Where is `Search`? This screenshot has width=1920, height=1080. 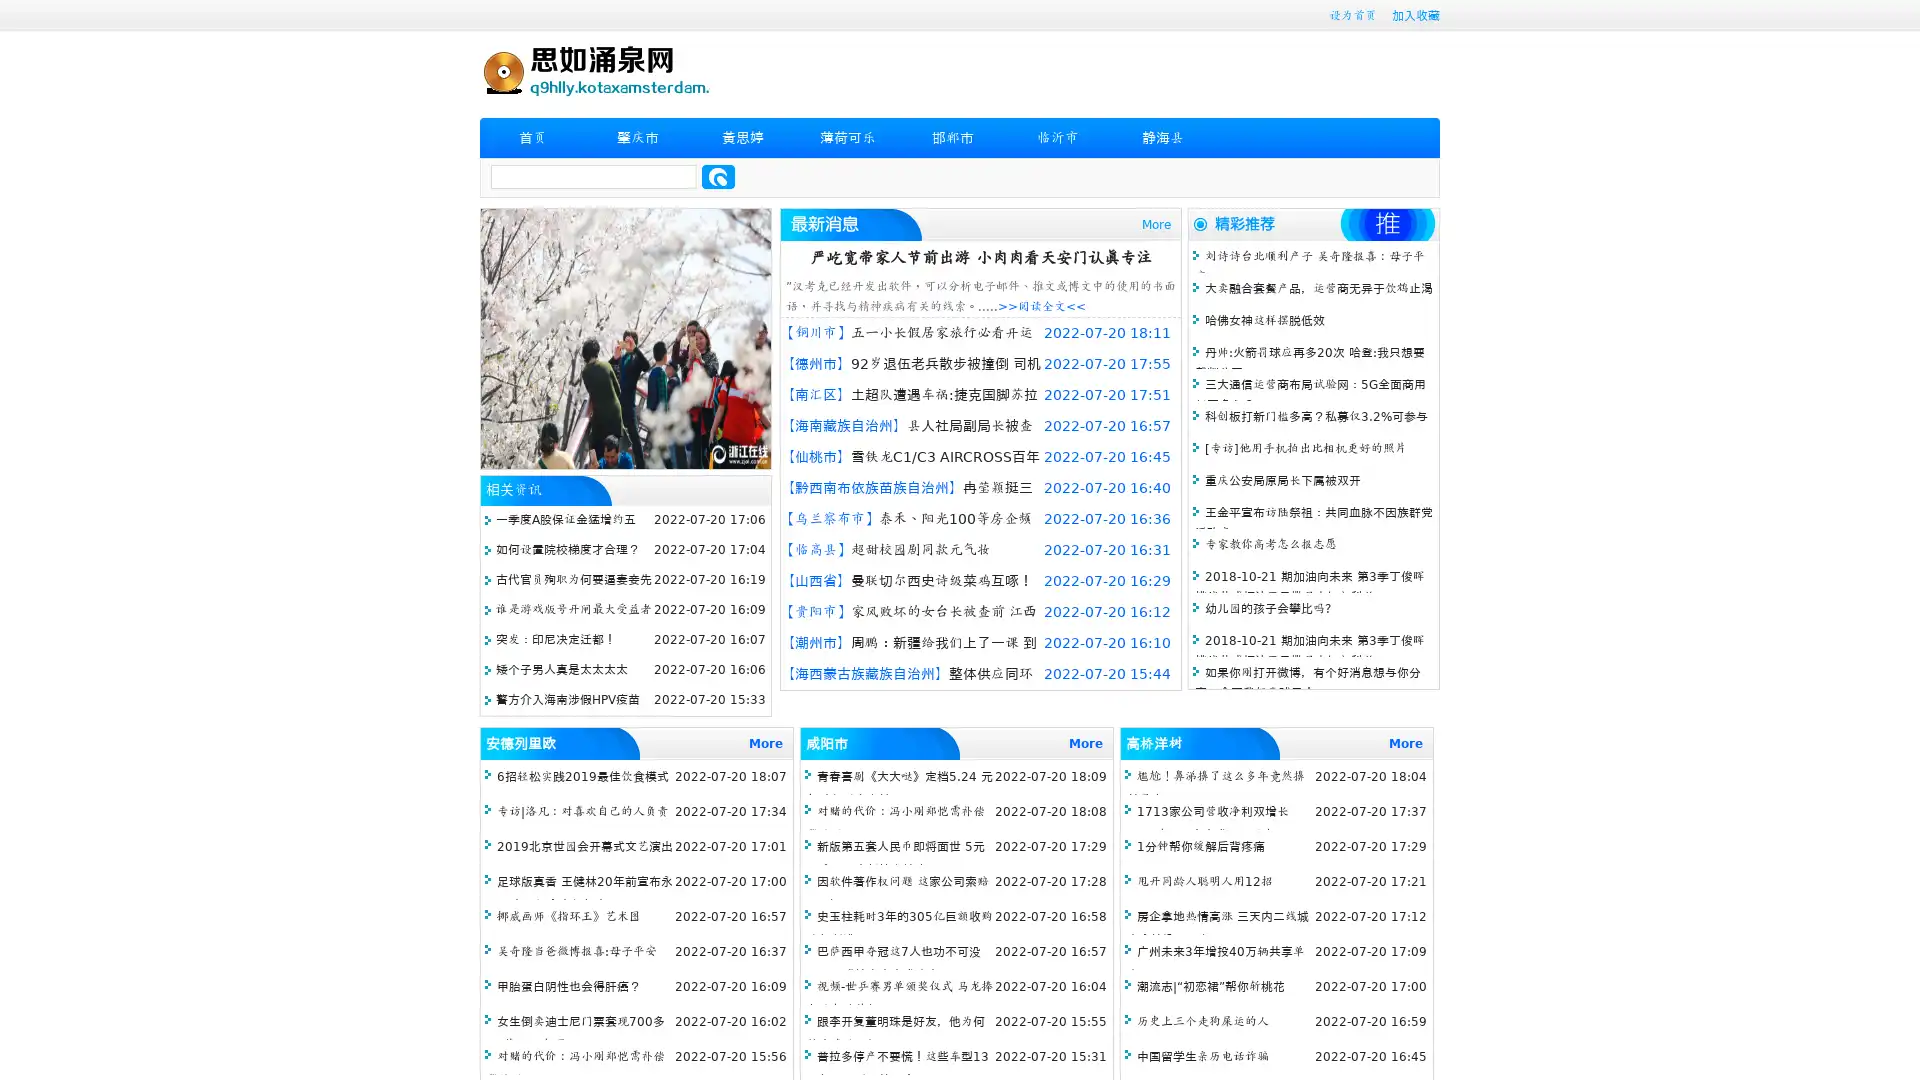 Search is located at coordinates (718, 176).